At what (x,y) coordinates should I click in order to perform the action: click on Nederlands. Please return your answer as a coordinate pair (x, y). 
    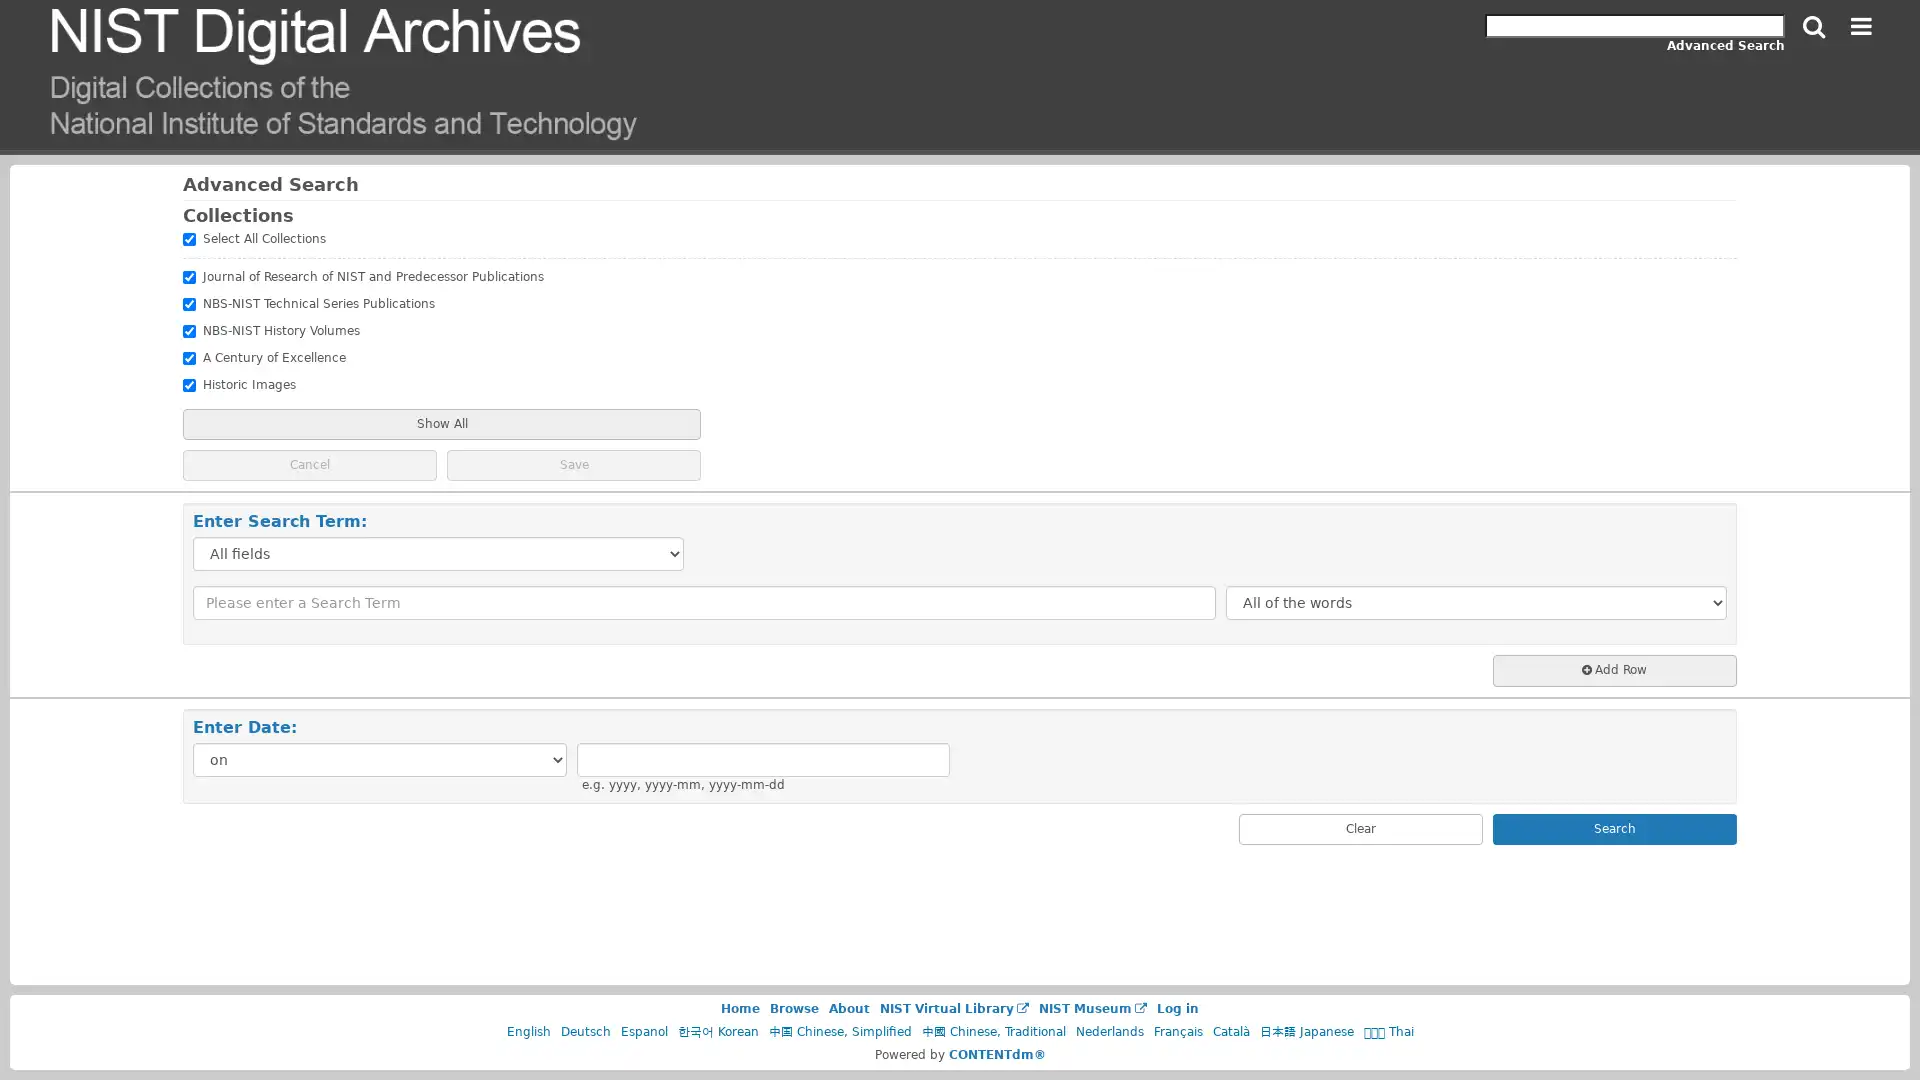
    Looking at the image, I should click on (1107, 1032).